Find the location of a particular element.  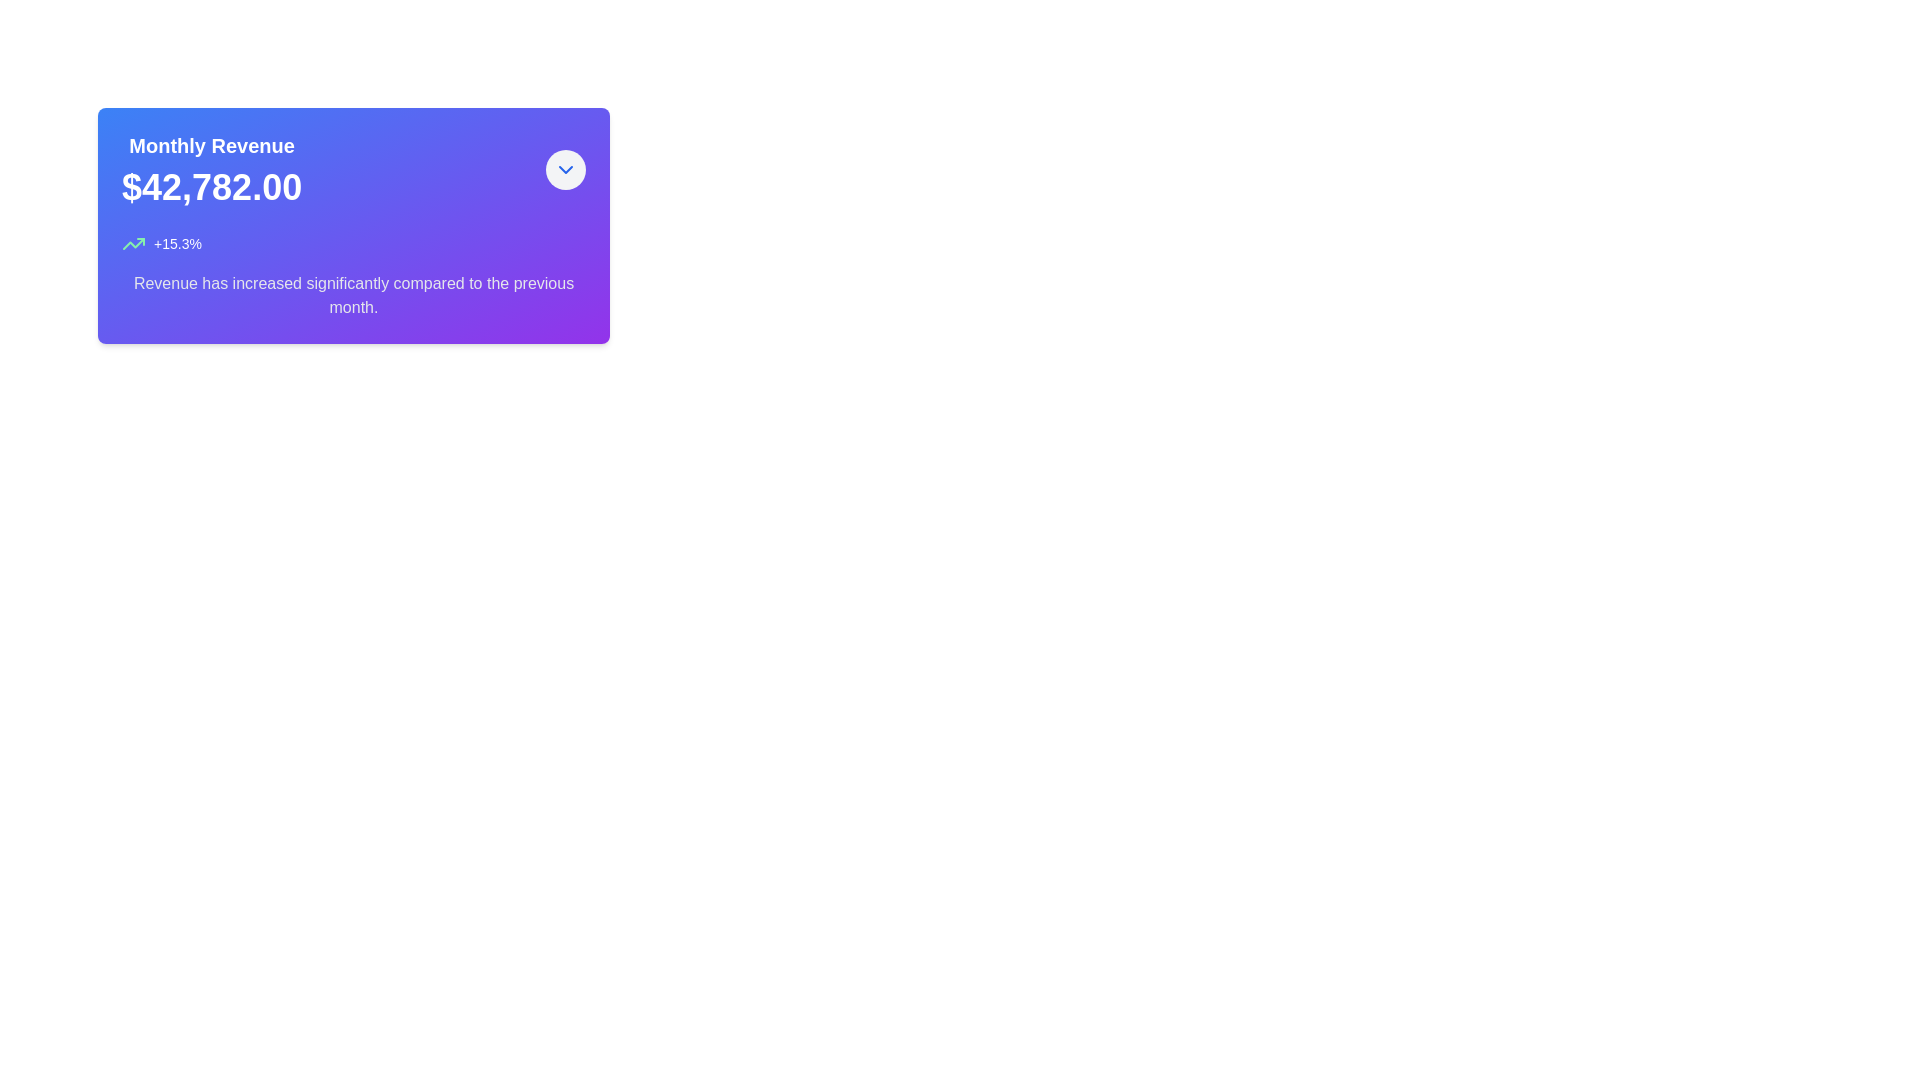

the positive progress icon located to the left of the '+15.3%' text label in the monthly revenue card is located at coordinates (133, 242).